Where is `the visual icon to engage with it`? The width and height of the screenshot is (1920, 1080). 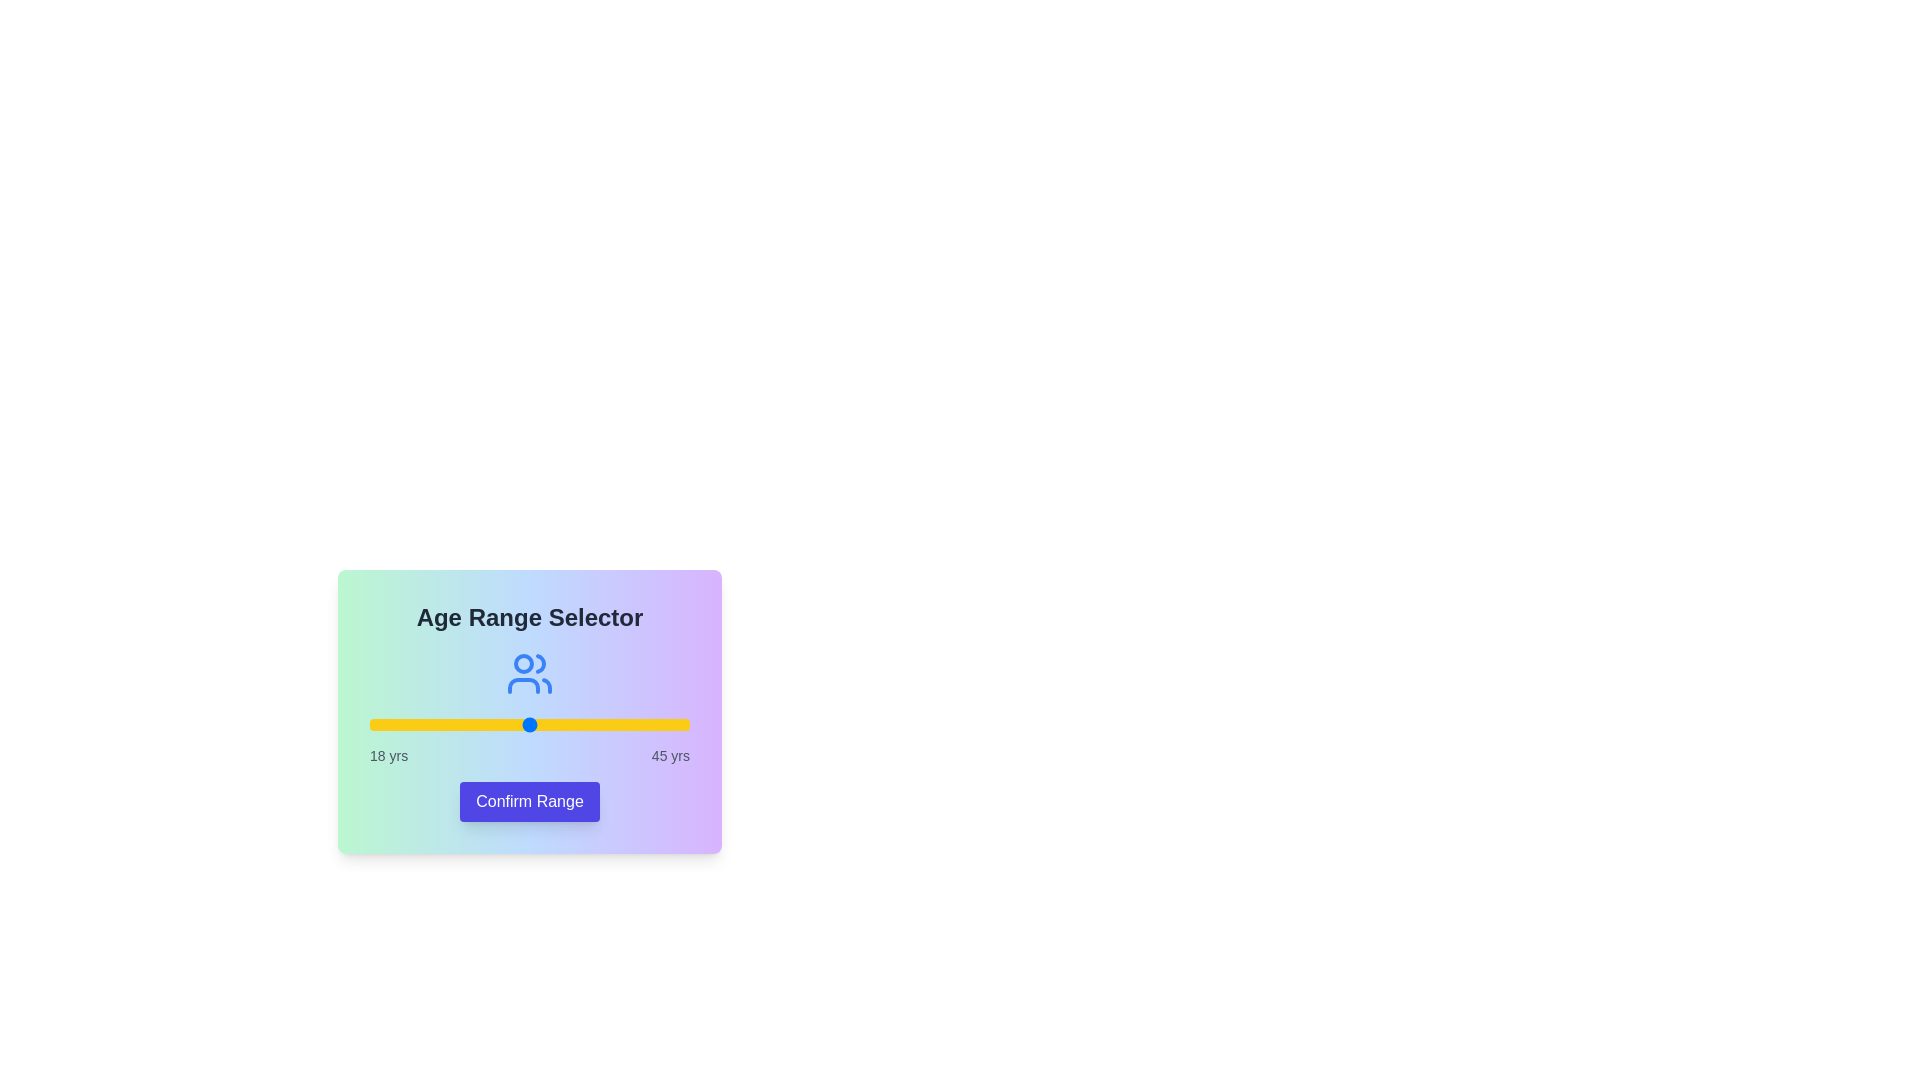 the visual icon to engage with it is located at coordinates (529, 674).